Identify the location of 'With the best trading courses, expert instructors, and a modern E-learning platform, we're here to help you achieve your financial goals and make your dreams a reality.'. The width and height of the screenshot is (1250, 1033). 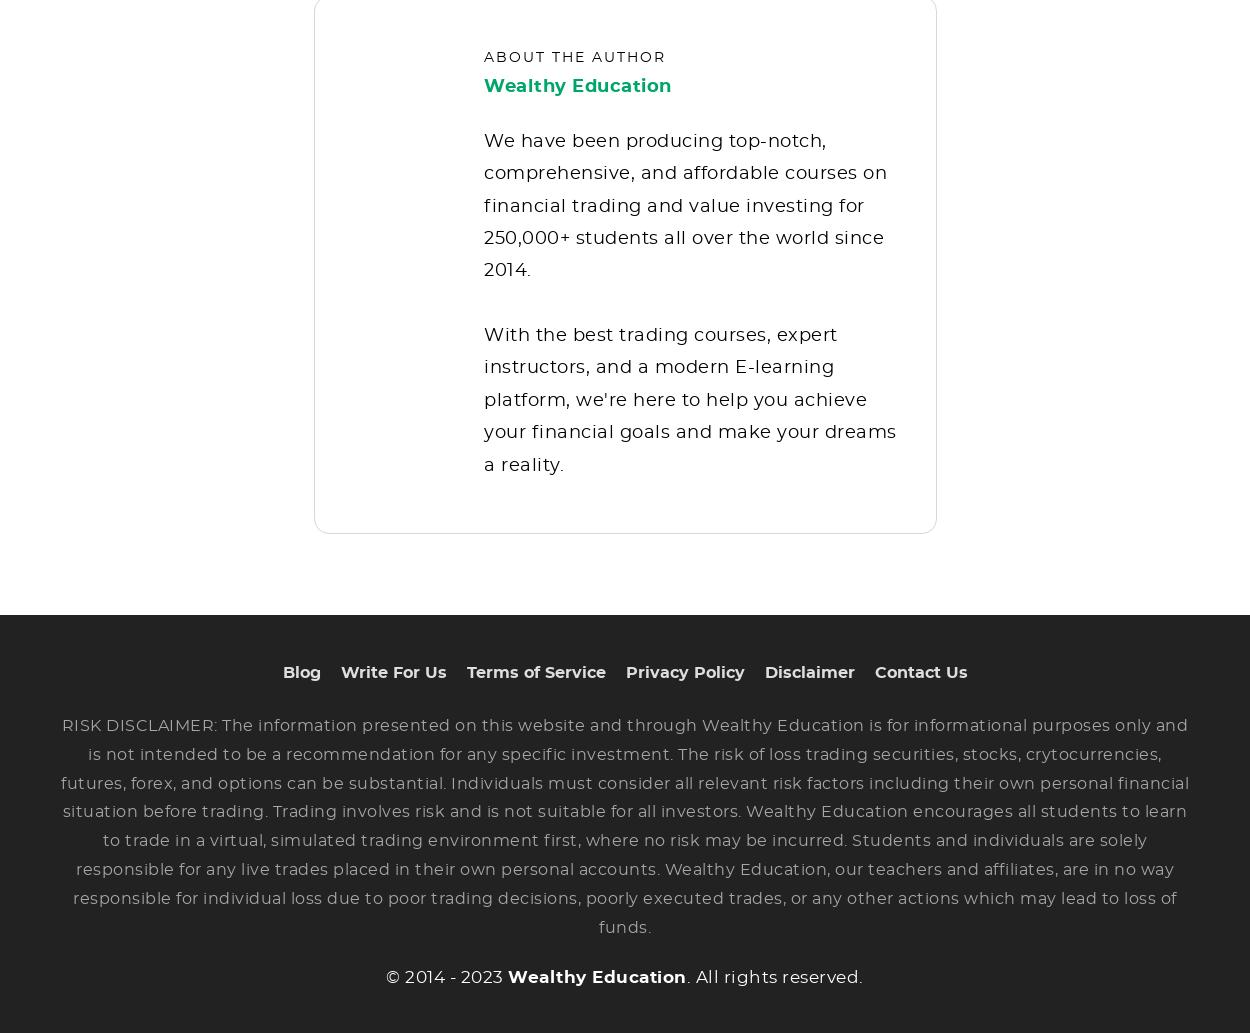
(689, 415).